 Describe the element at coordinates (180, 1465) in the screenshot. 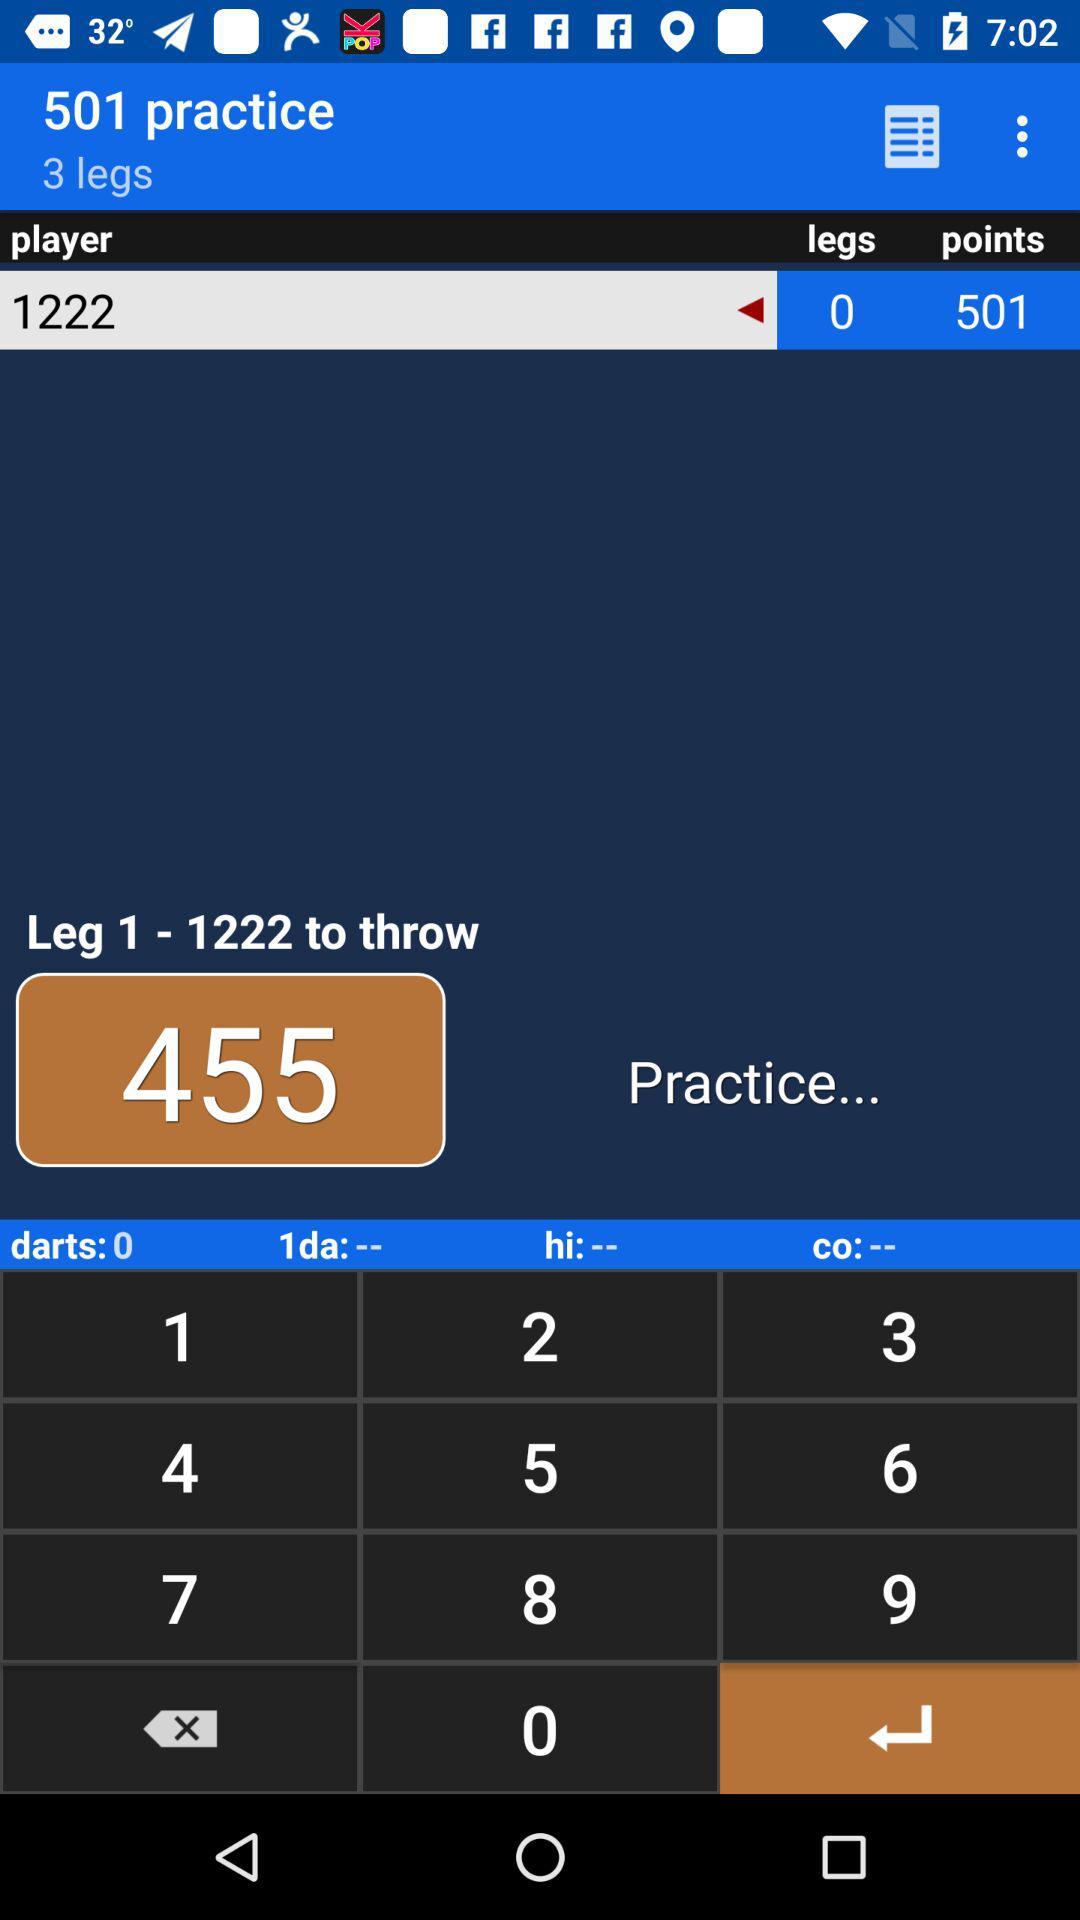

I see `item above the 7 item` at that location.